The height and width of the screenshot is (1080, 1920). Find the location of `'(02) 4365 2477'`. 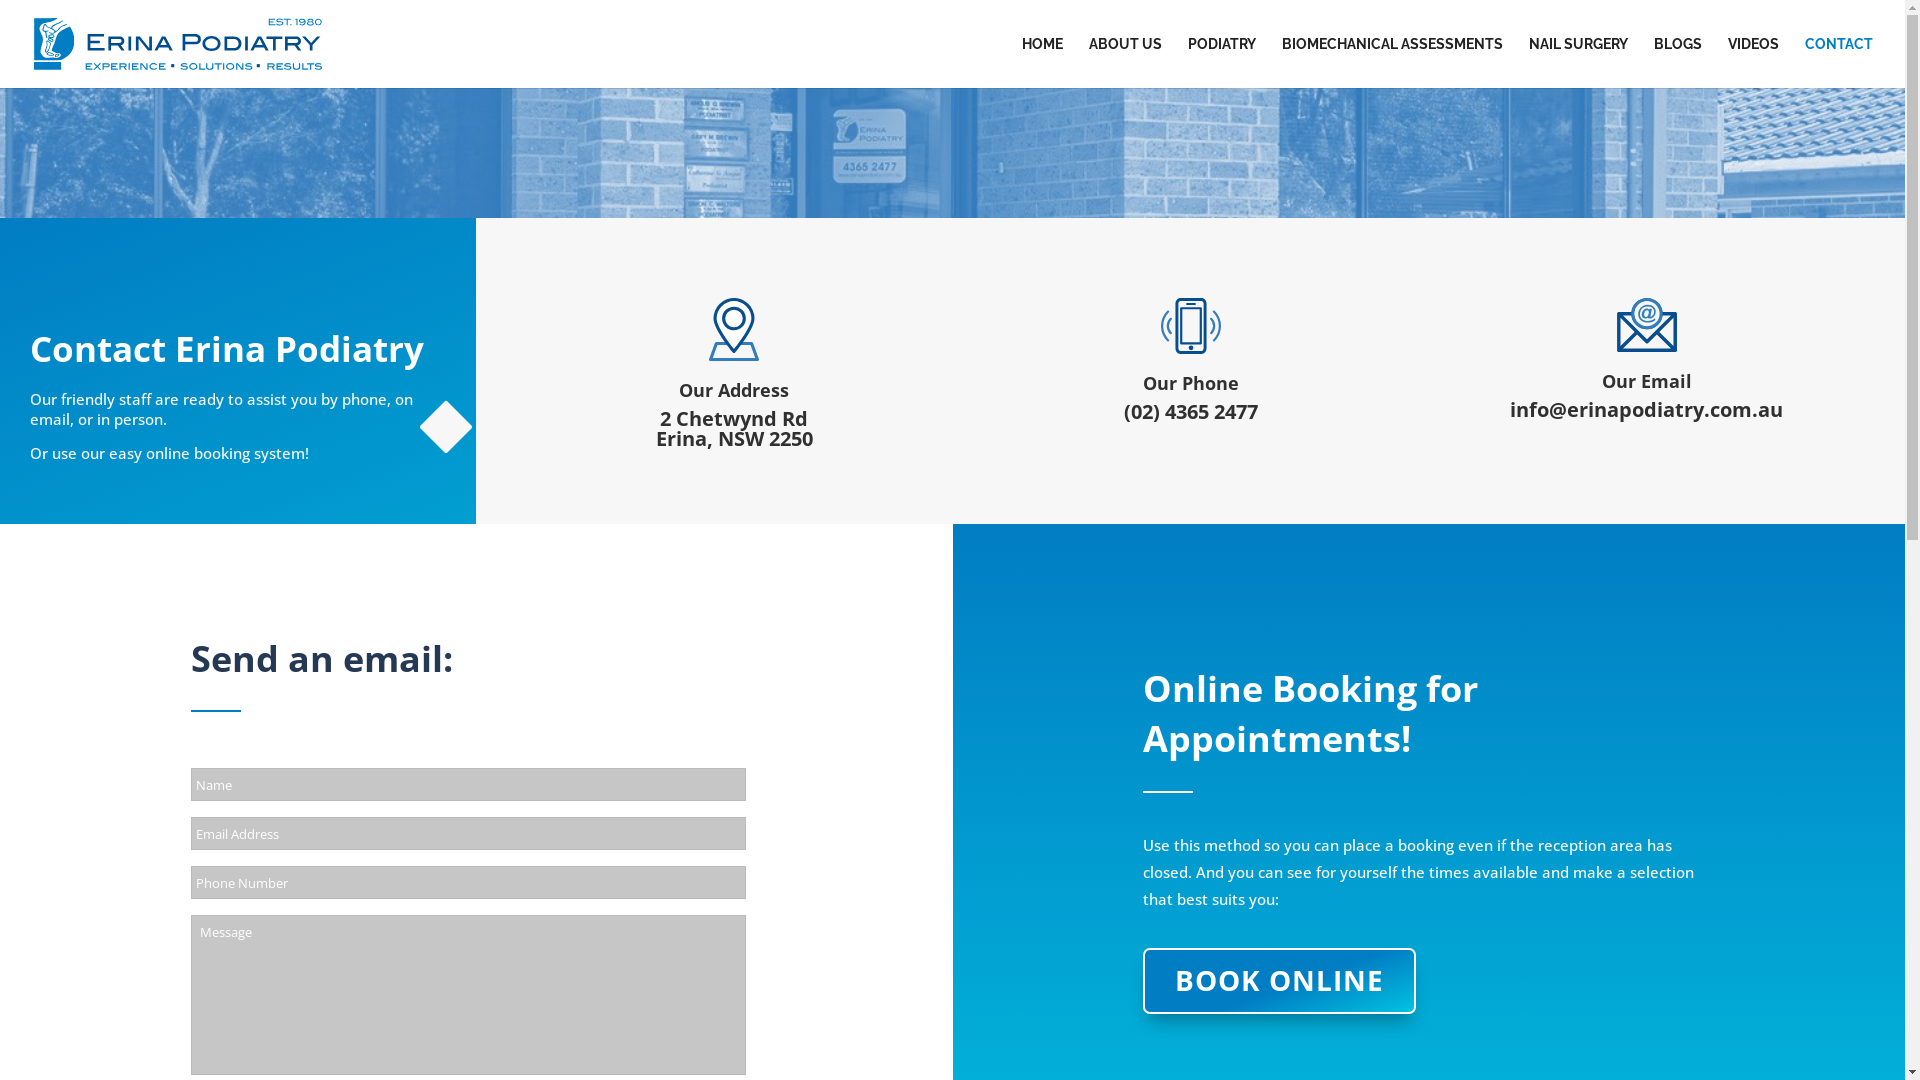

'(02) 4365 2477' is located at coordinates (1190, 410).